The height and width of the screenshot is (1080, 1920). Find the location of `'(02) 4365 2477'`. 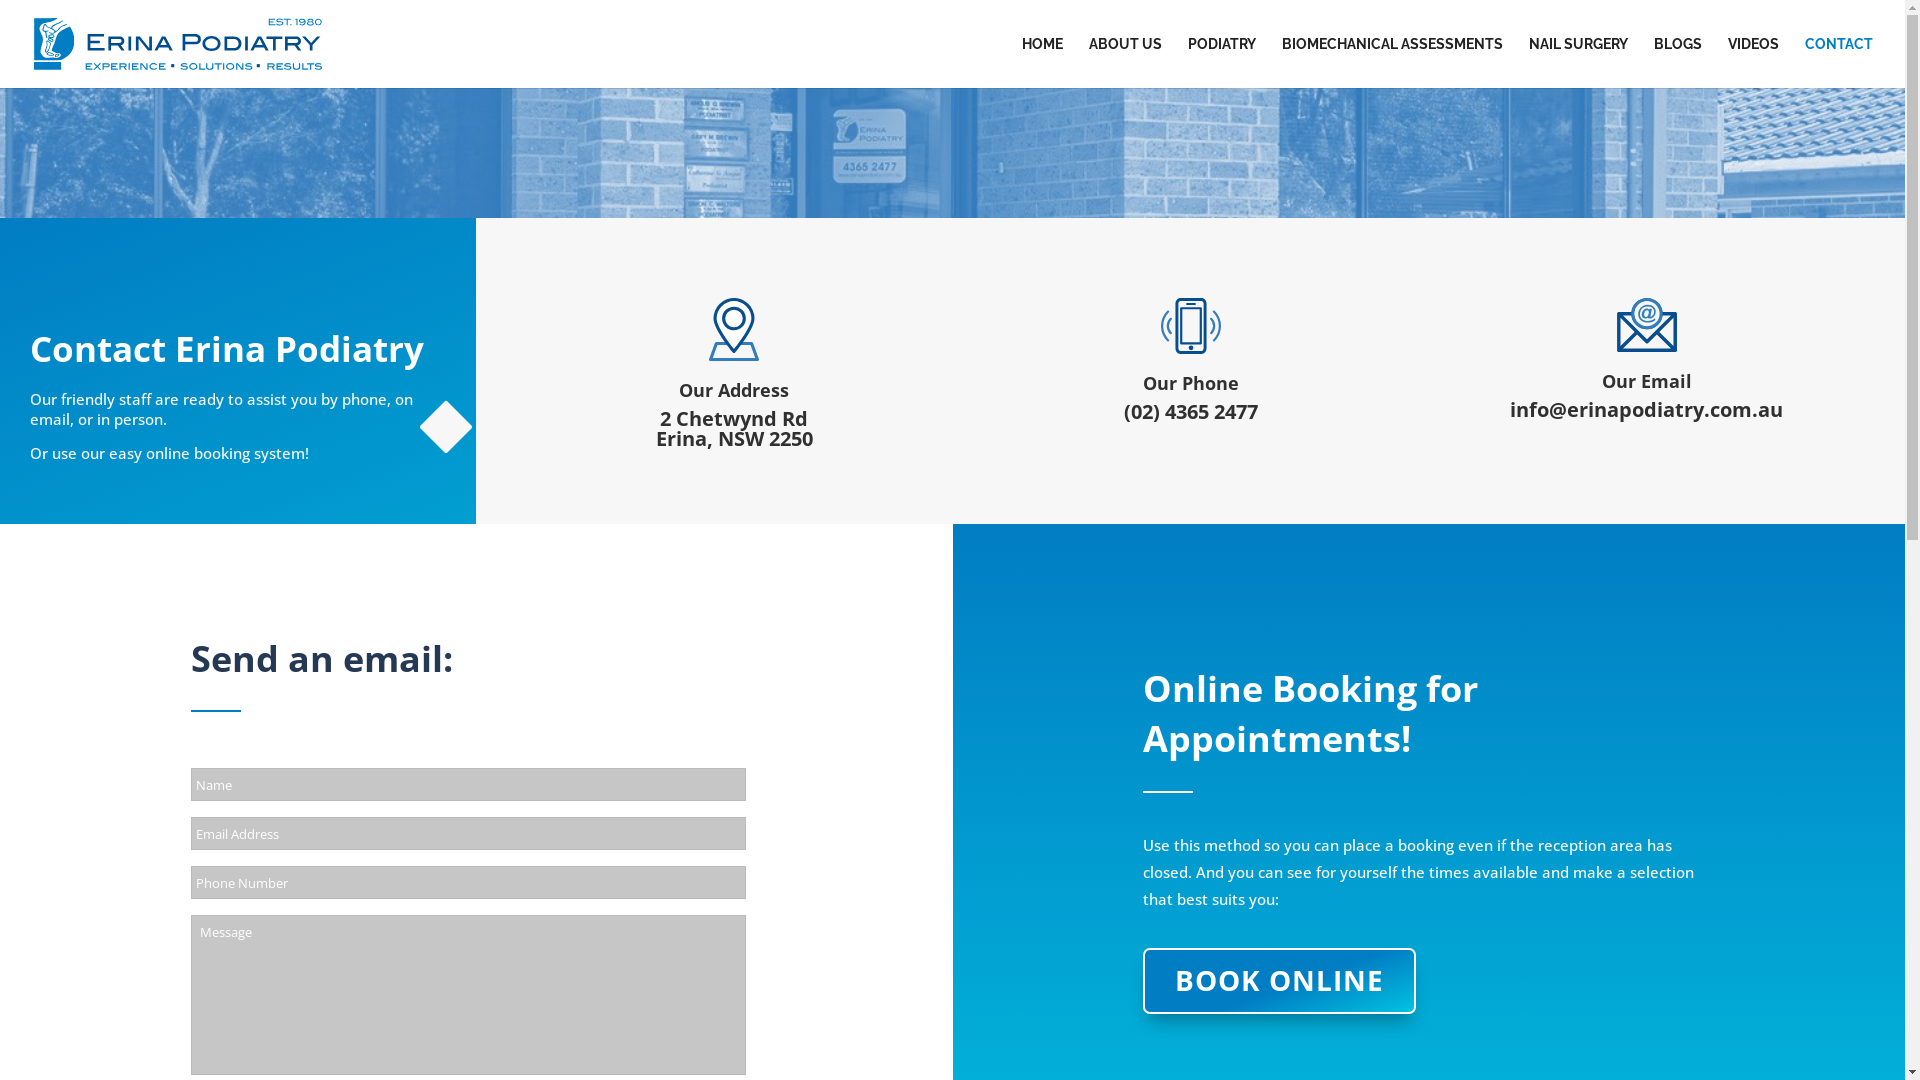

'(02) 4365 2477' is located at coordinates (1190, 410).